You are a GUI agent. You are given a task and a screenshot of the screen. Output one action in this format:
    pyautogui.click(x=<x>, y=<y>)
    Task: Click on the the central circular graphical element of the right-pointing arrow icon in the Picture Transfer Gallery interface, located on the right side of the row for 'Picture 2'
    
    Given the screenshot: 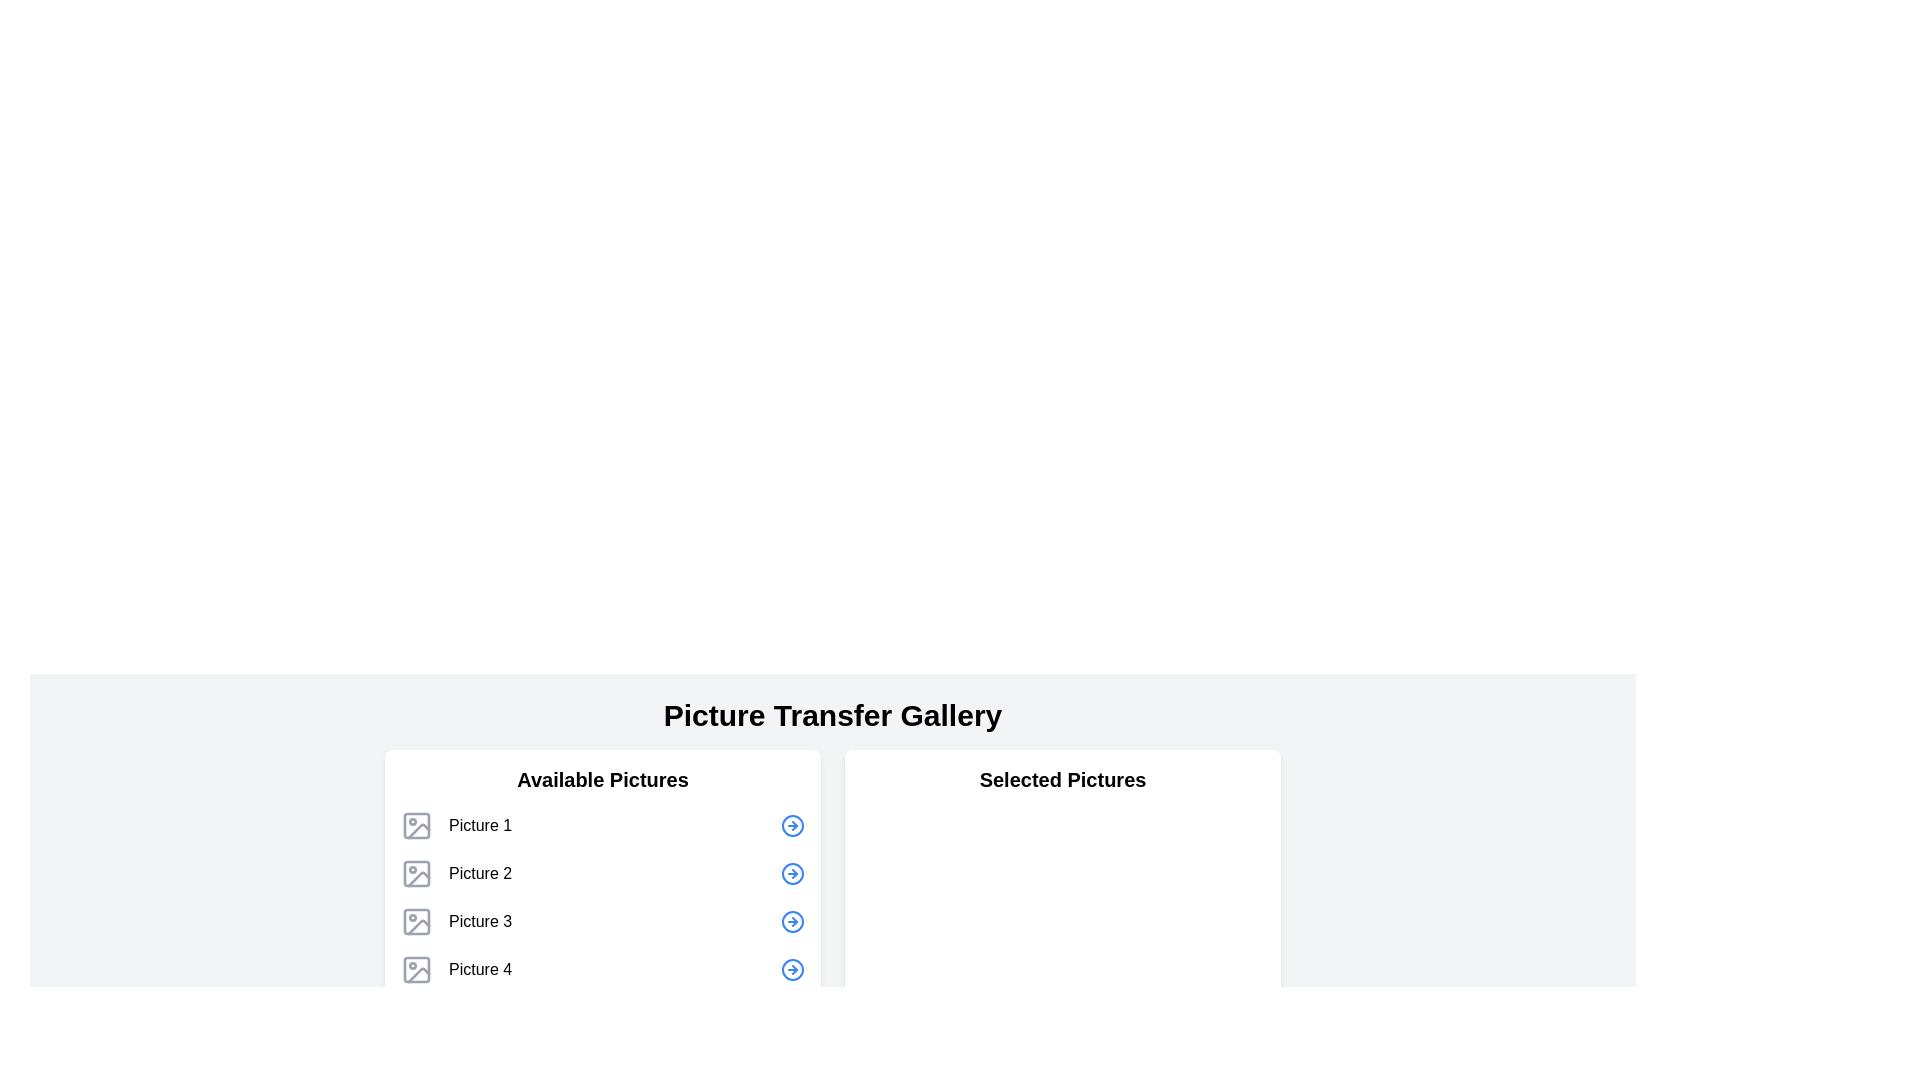 What is the action you would take?
    pyautogui.click(x=791, y=873)
    